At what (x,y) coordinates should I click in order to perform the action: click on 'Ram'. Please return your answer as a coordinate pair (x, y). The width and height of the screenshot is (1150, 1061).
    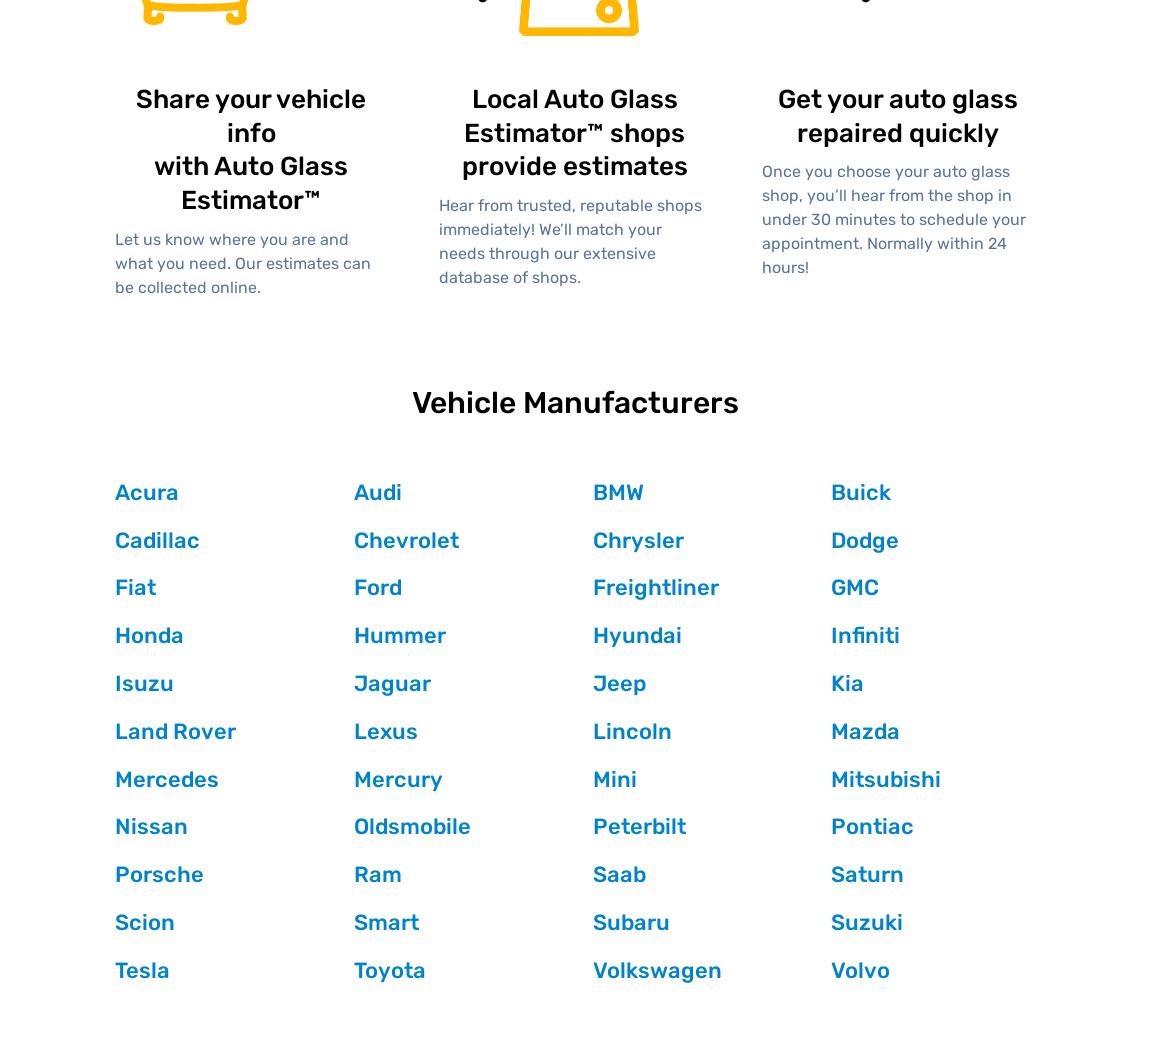
    Looking at the image, I should click on (376, 874).